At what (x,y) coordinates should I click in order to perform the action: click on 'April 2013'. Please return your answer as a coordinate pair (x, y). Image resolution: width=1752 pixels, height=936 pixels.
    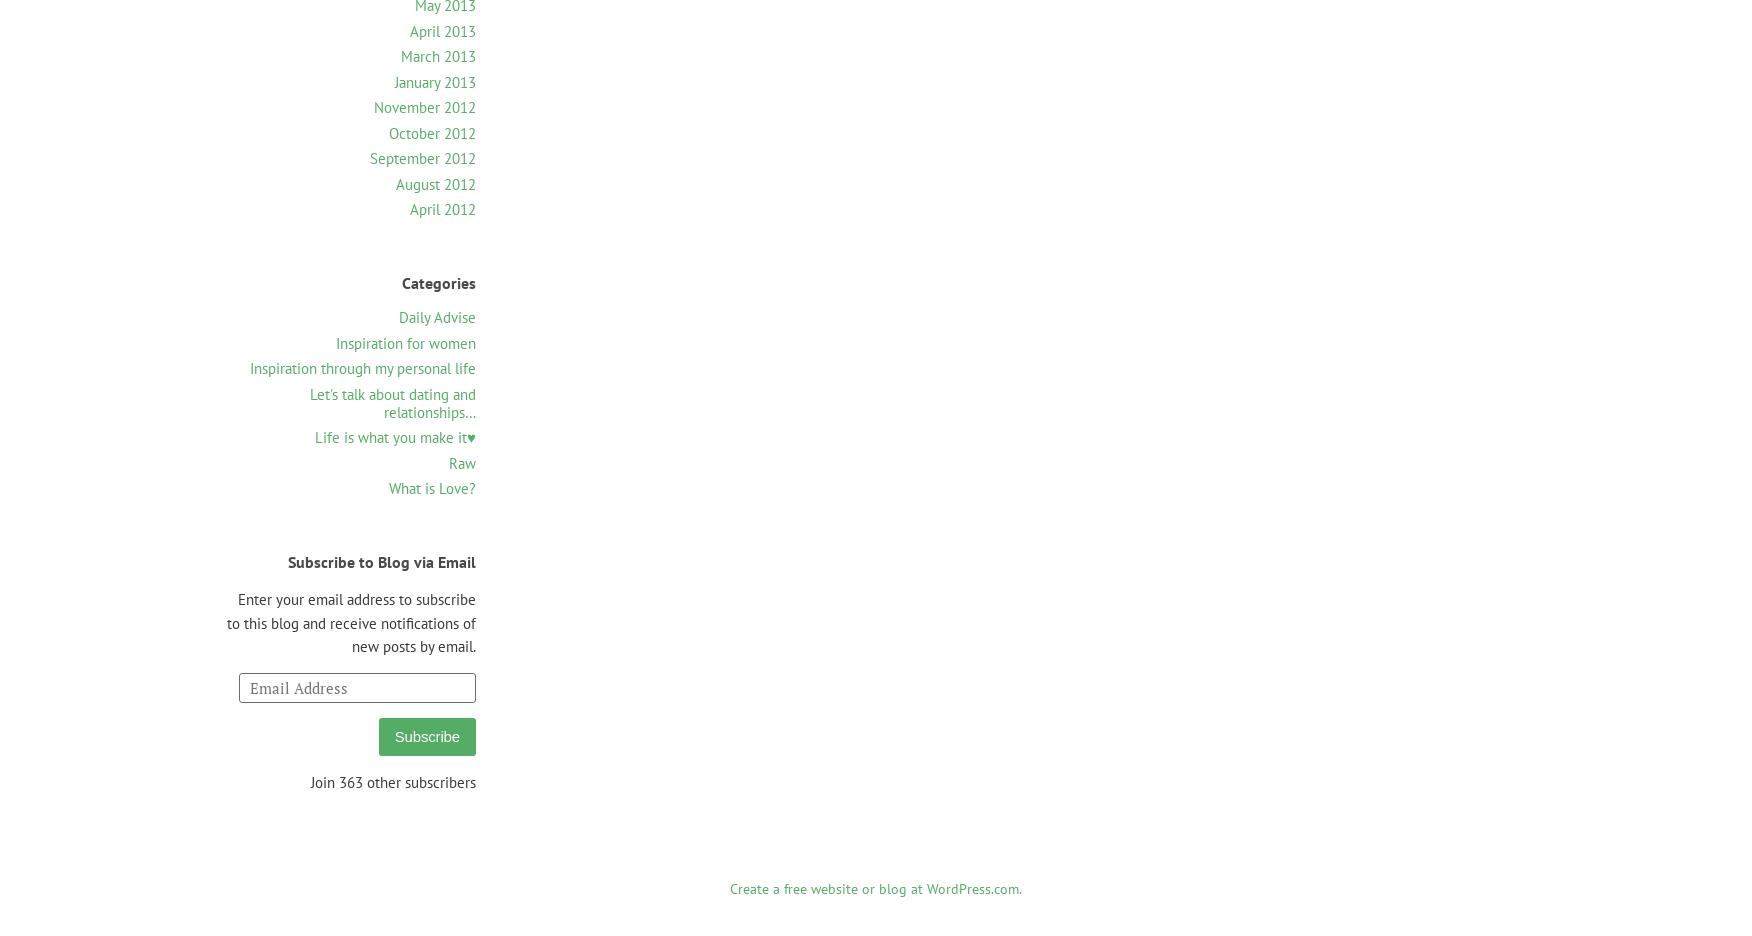
    Looking at the image, I should click on (443, 29).